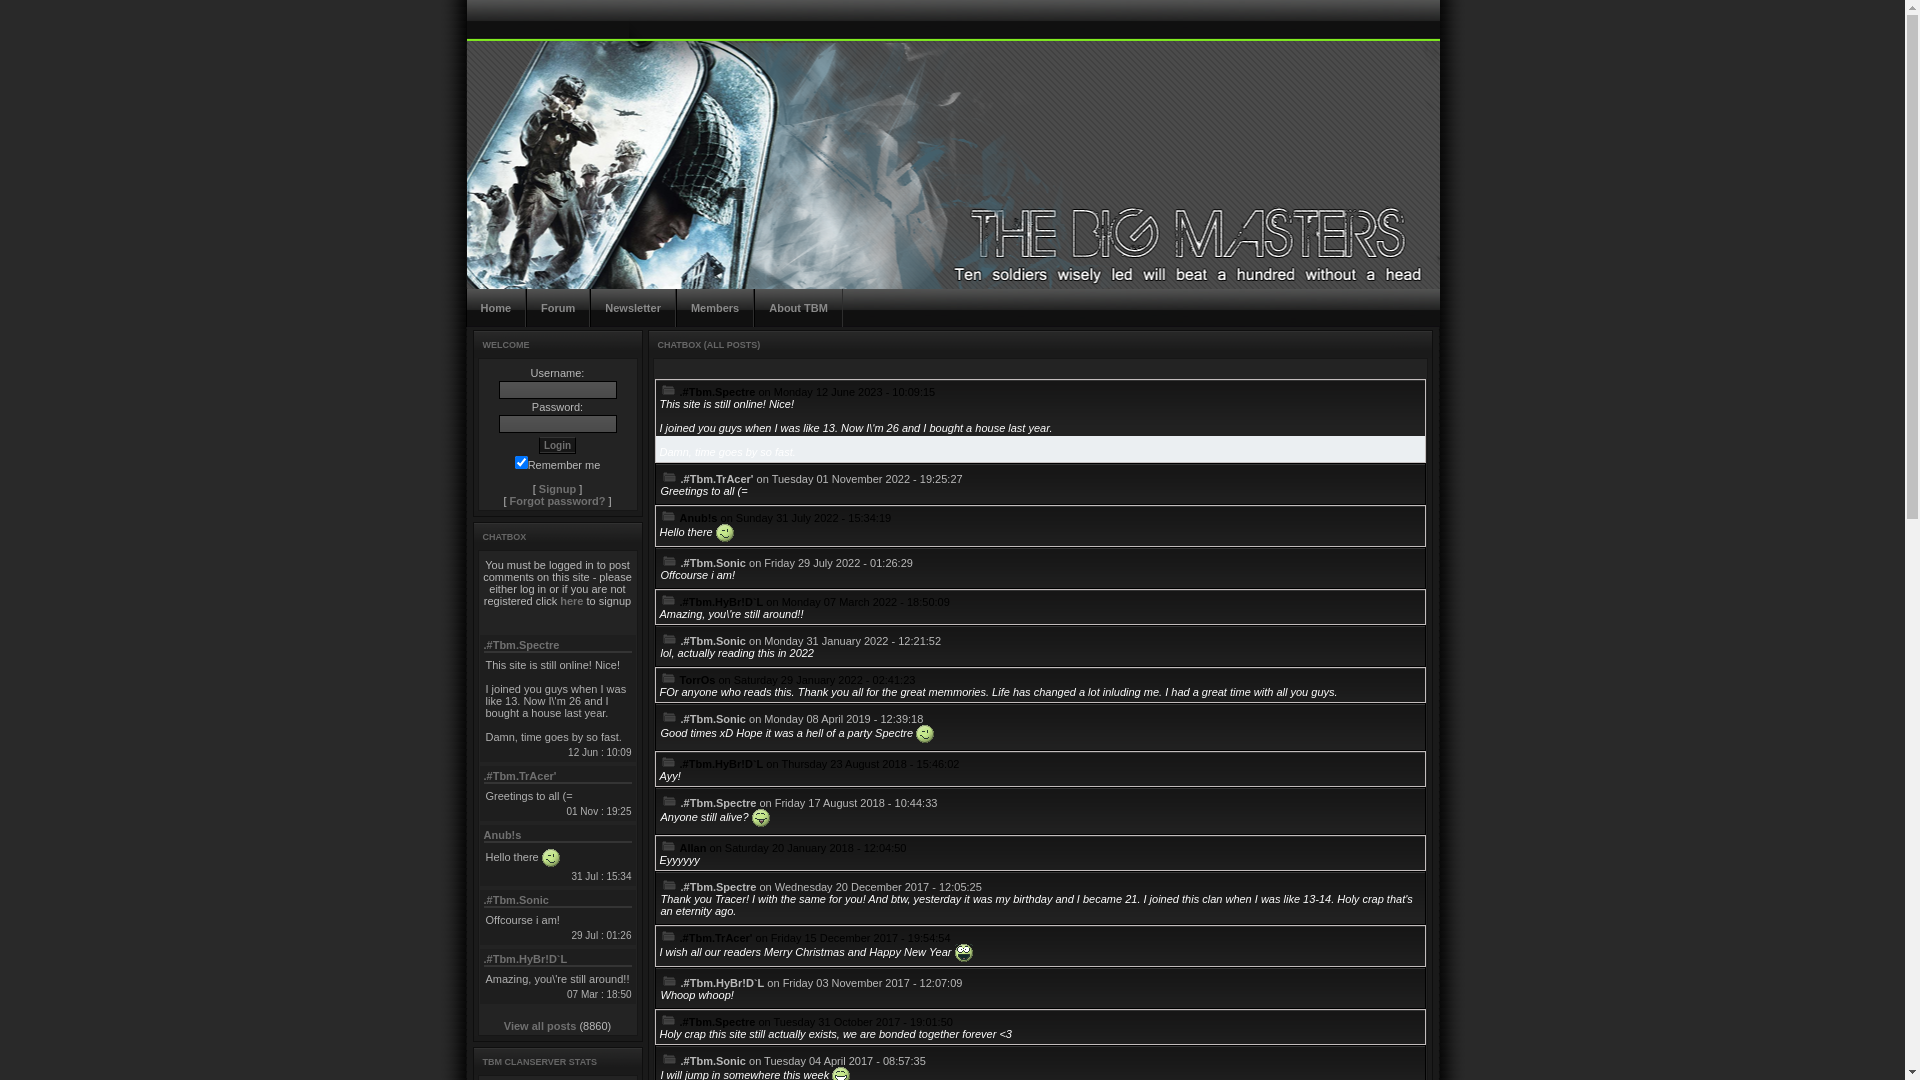  Describe the element at coordinates (632, 308) in the screenshot. I see `'Newsletter'` at that location.